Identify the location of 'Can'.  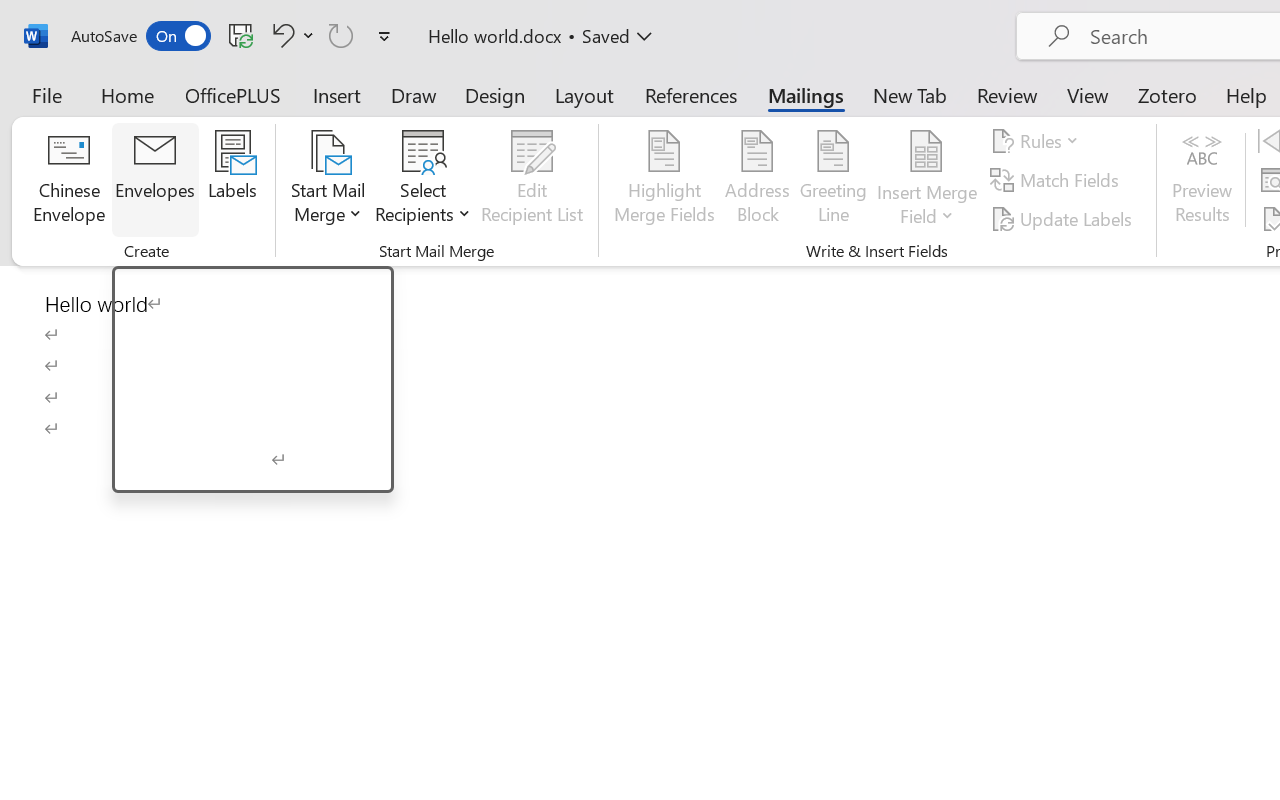
(341, 34).